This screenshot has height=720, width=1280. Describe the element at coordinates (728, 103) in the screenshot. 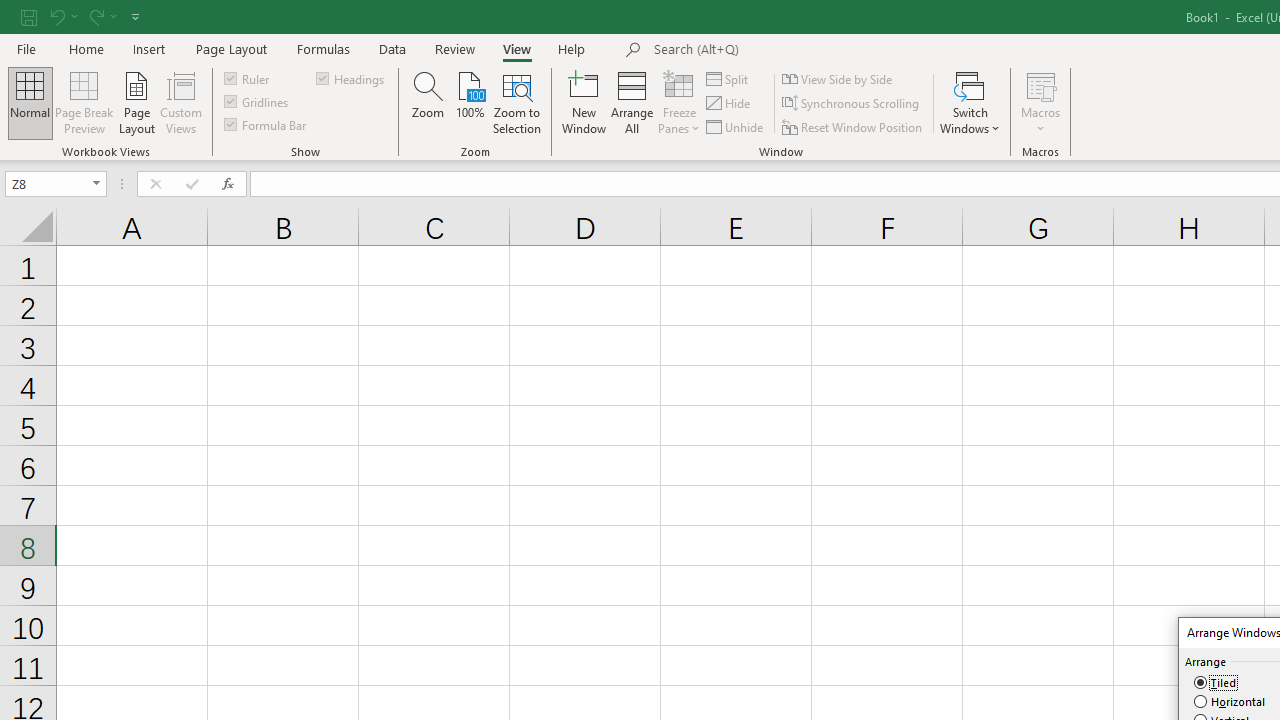

I see `'Hide'` at that location.